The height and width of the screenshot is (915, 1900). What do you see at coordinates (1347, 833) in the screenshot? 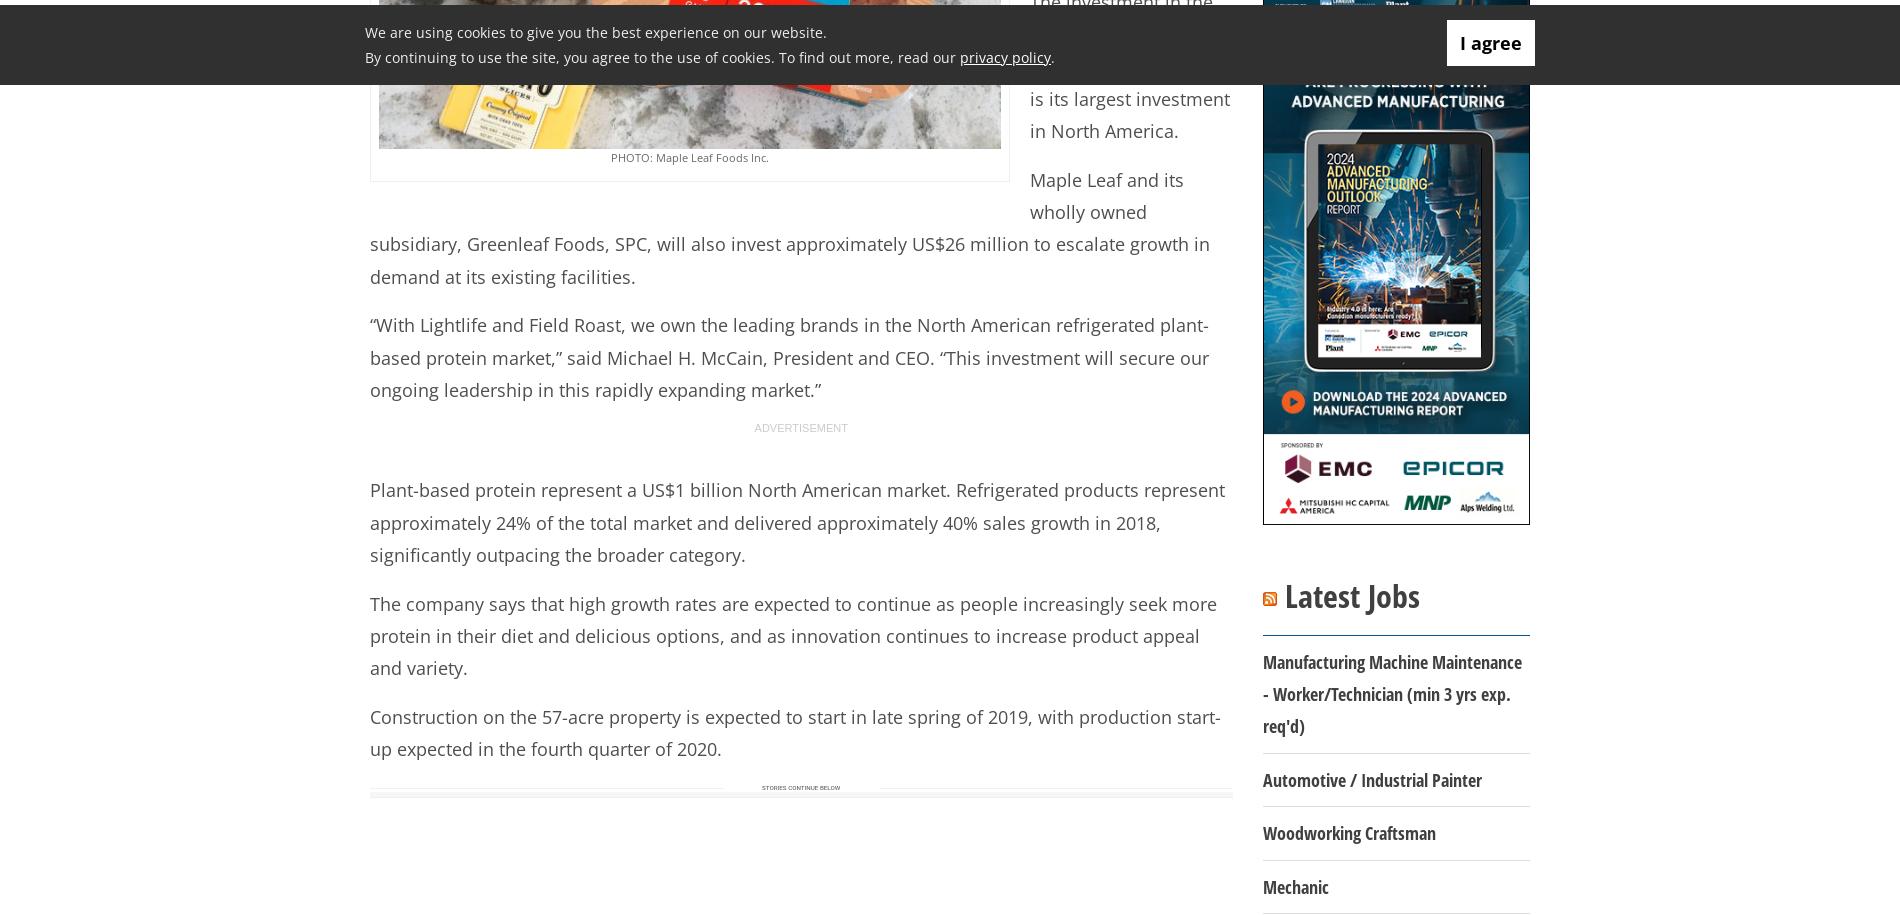
I see `'Woodworking Craftsman'` at bounding box center [1347, 833].